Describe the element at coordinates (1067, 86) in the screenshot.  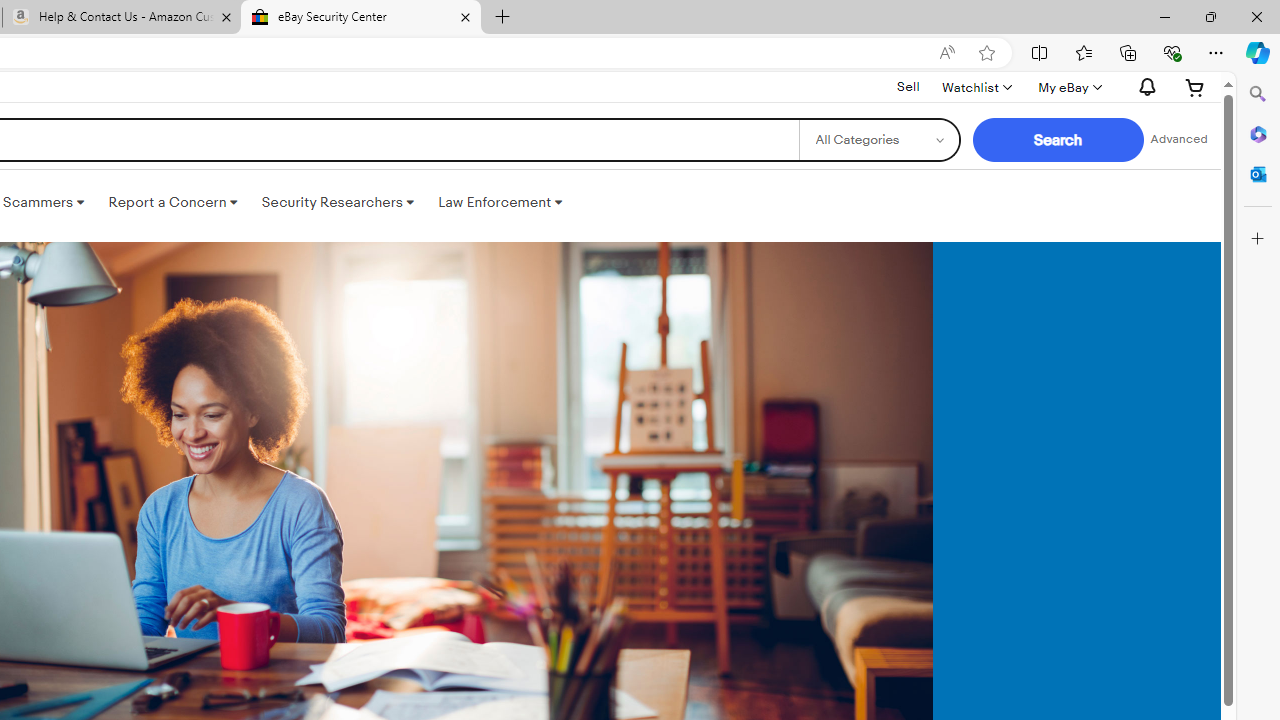
I see `'My eBayExpand My eBay'` at that location.